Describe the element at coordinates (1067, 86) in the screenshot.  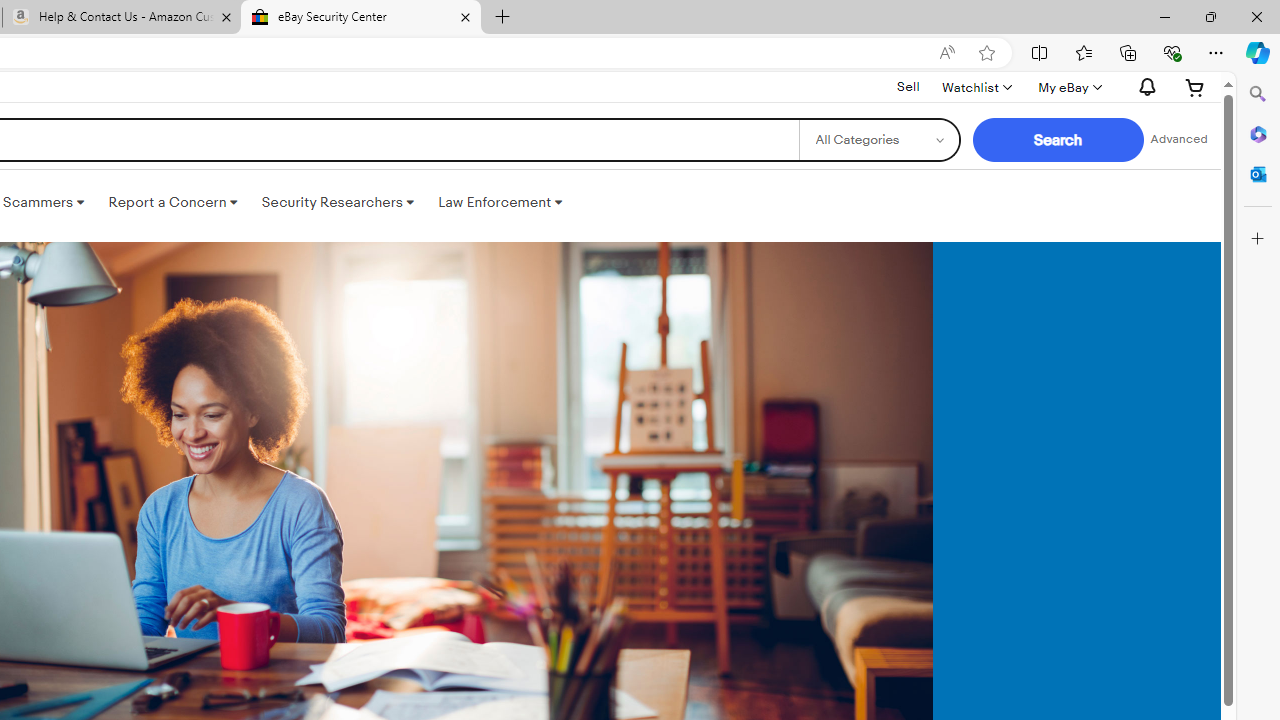
I see `'My eBayExpand My eBay'` at that location.